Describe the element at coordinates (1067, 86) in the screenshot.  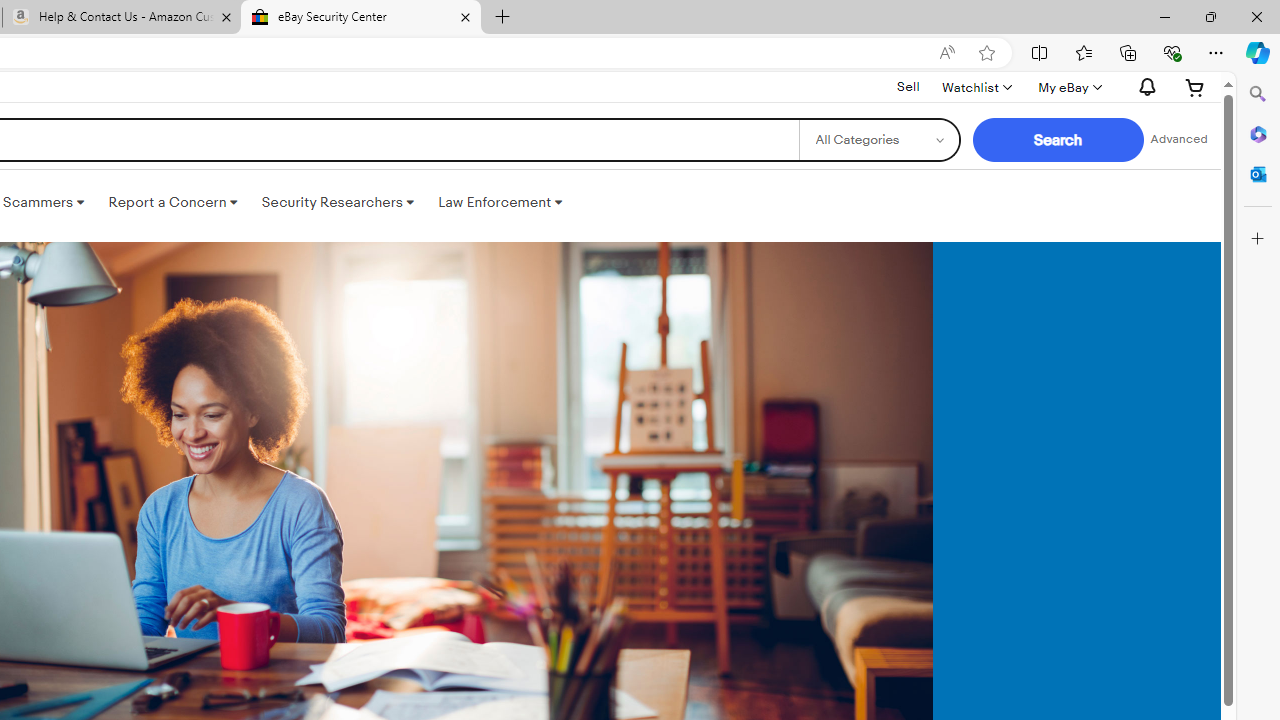
I see `'My eBayExpand My eBay'` at that location.